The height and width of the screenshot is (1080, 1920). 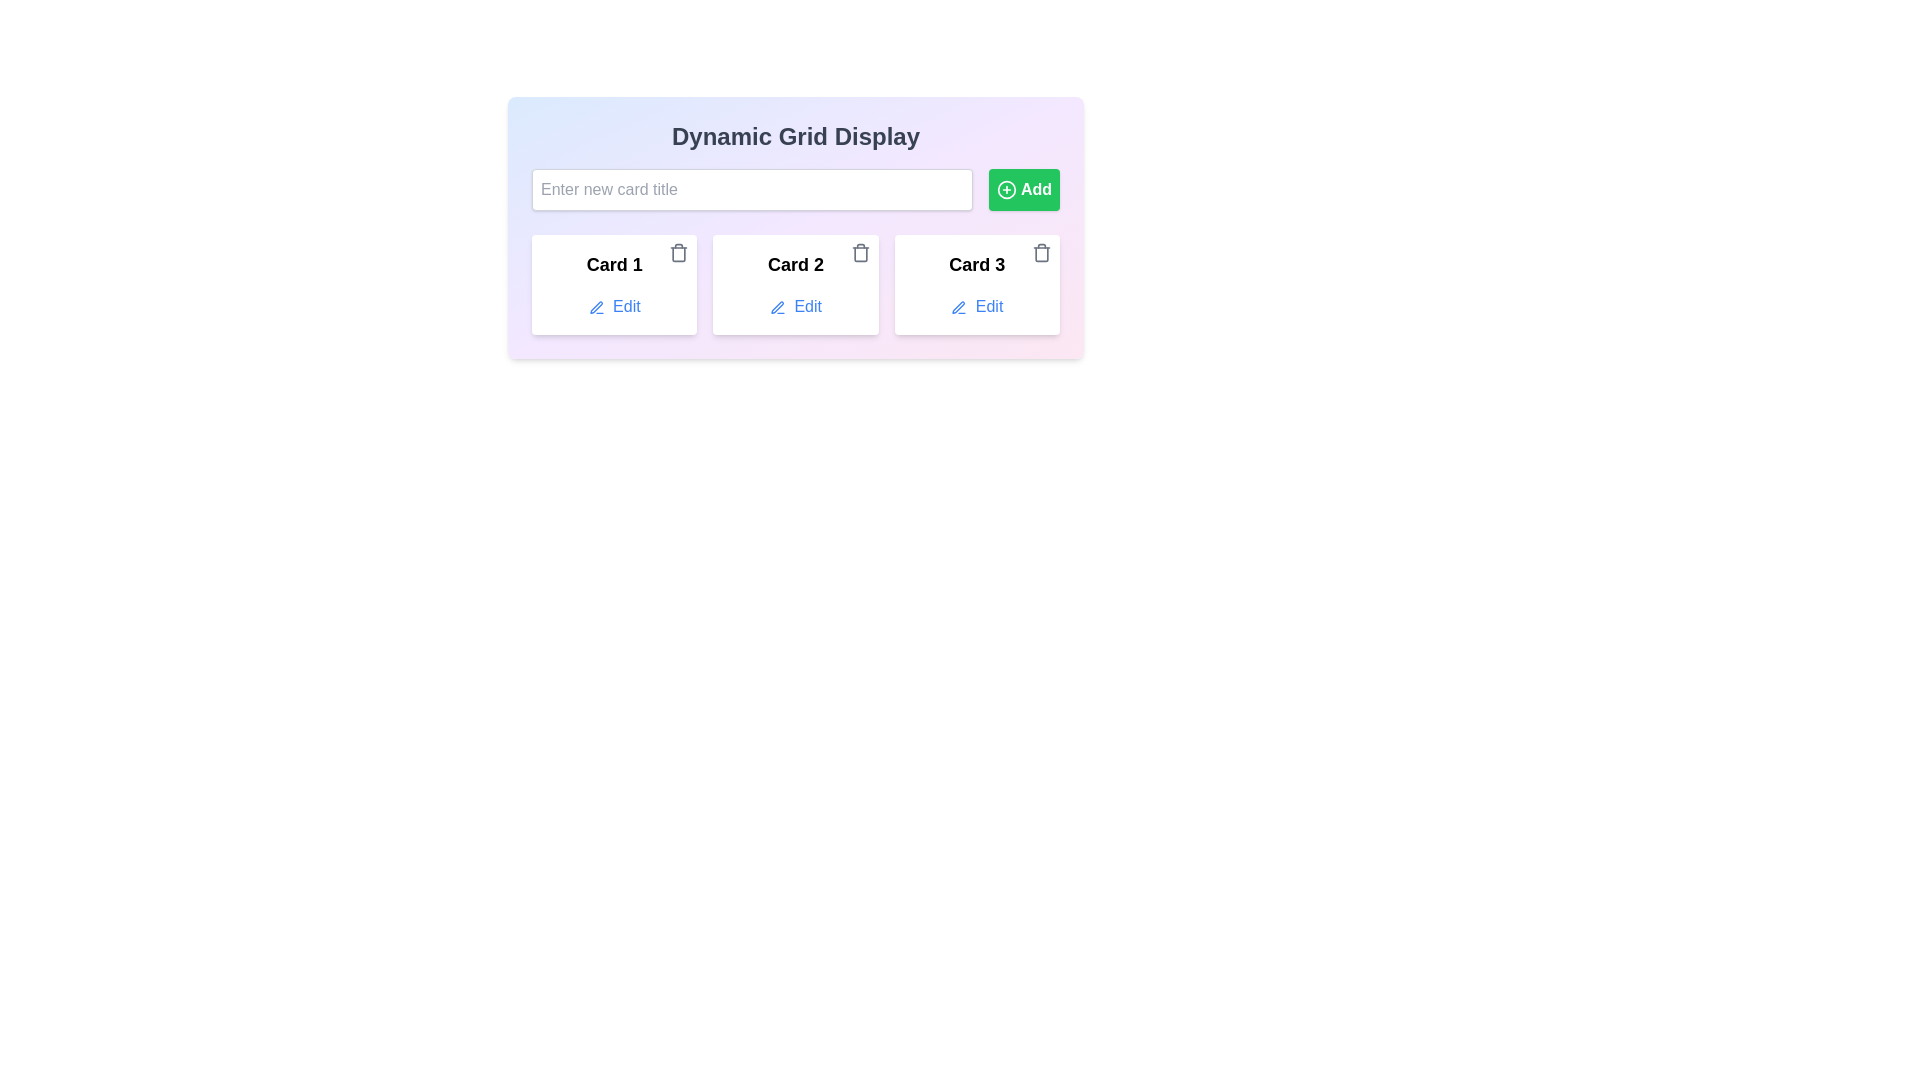 What do you see at coordinates (613, 264) in the screenshot?
I see `the title Label at the top-left section of the card` at bounding box center [613, 264].